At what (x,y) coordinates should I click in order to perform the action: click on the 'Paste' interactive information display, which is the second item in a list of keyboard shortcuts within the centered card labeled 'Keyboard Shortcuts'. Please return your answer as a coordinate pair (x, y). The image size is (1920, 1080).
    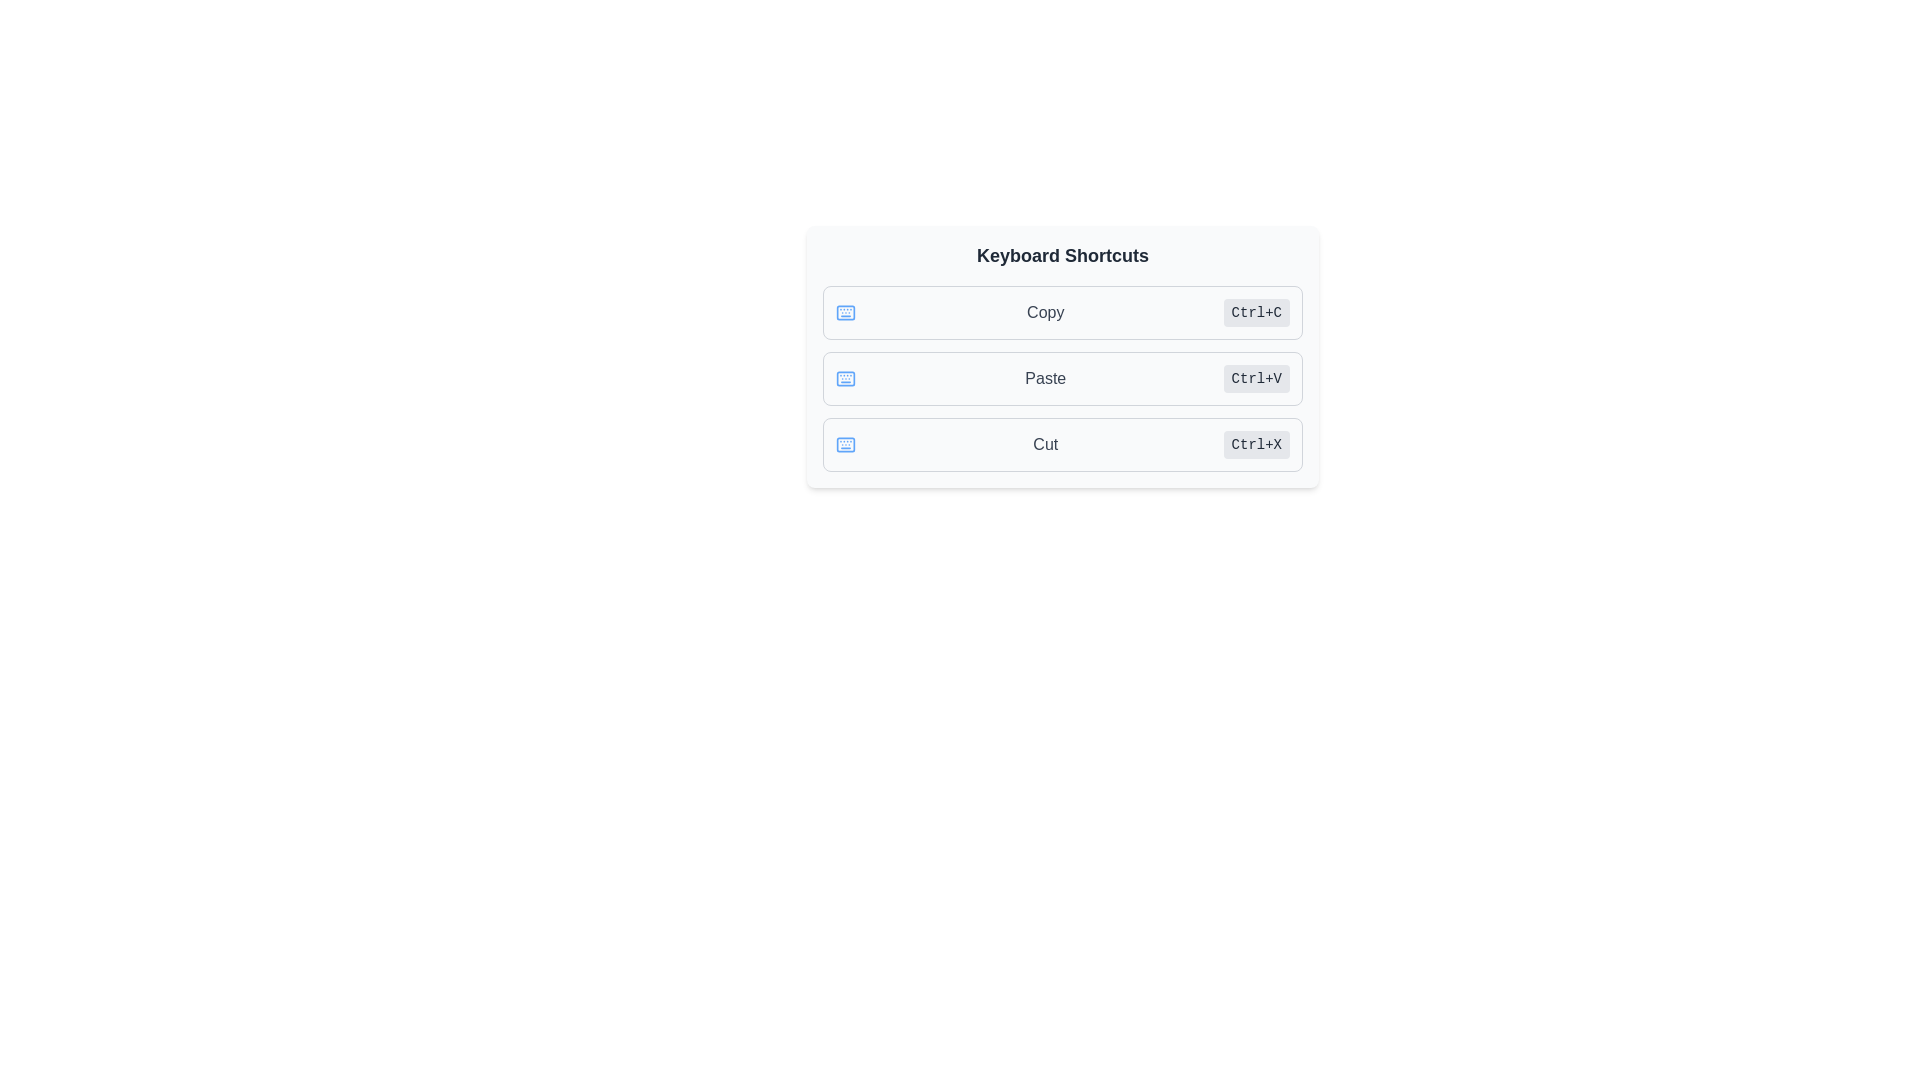
    Looking at the image, I should click on (1061, 356).